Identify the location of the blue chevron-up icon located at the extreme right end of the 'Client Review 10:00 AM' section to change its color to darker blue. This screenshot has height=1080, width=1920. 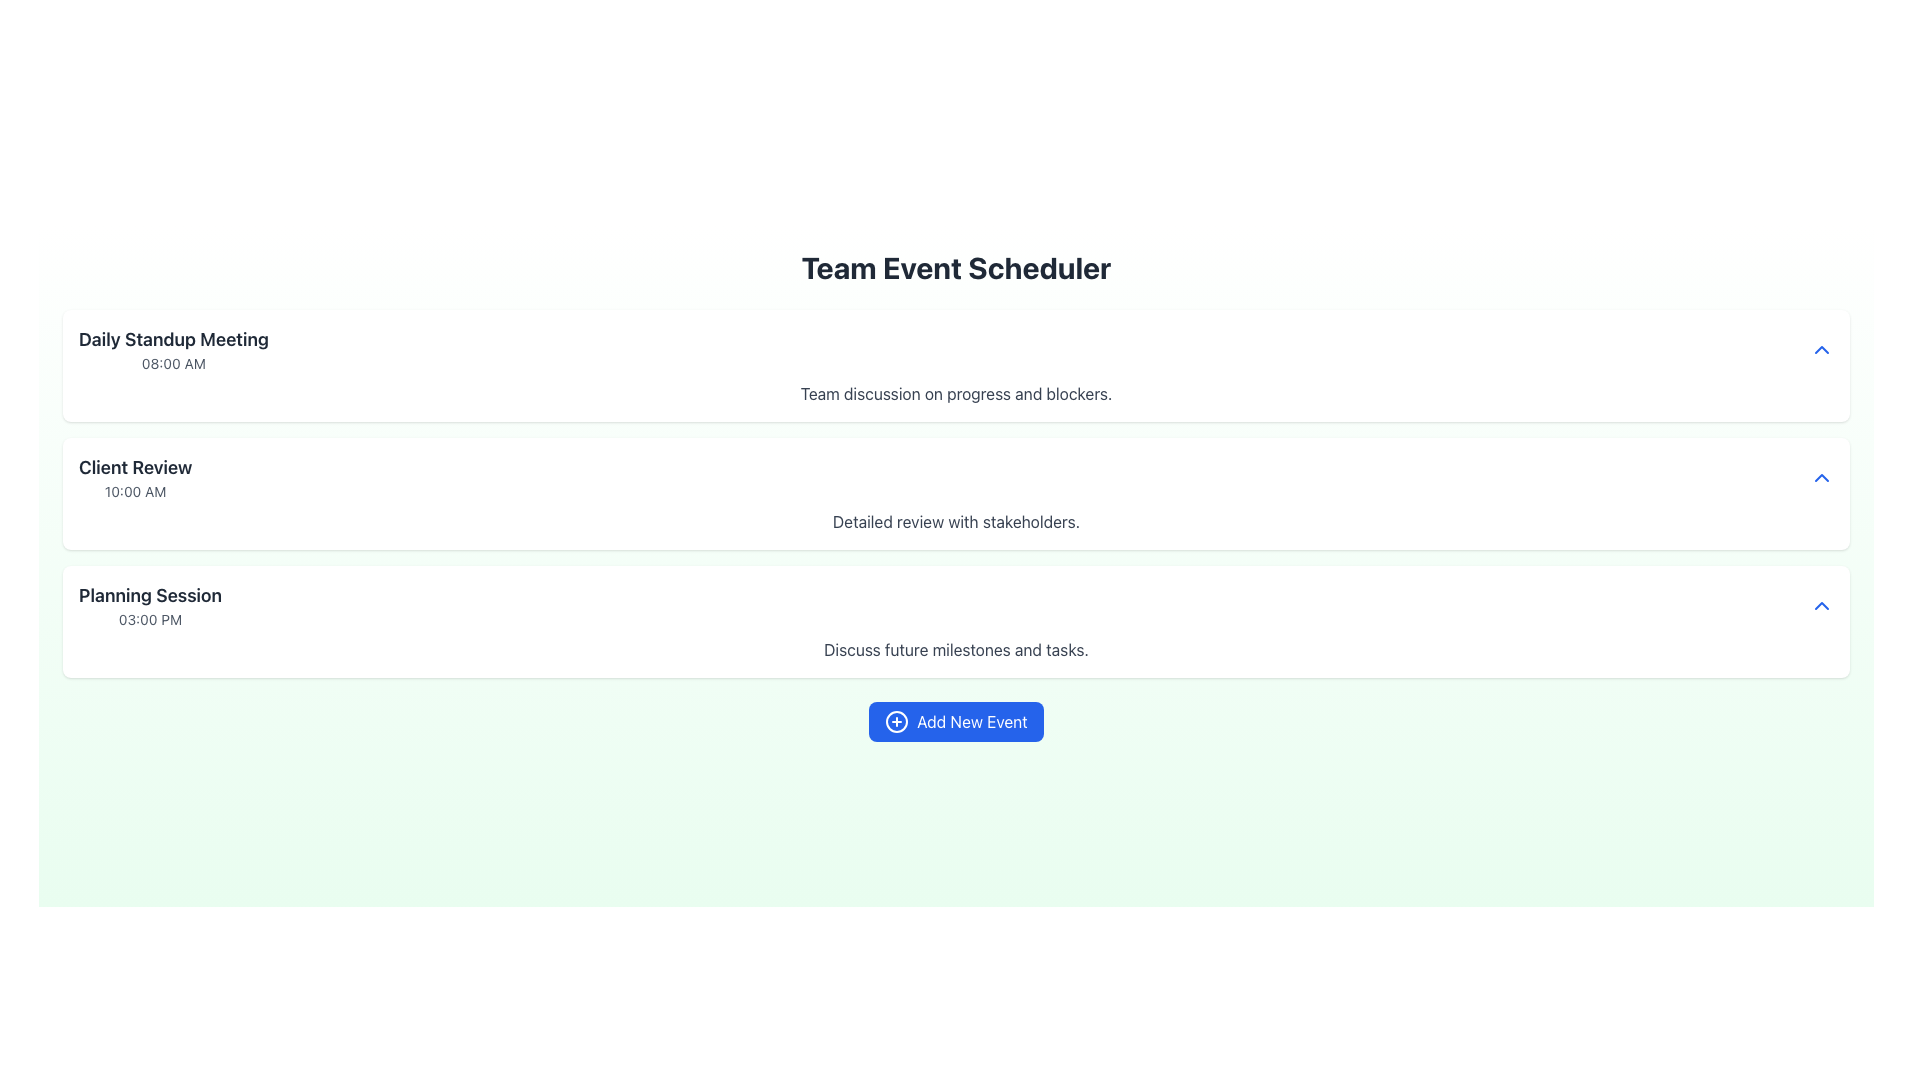
(1822, 478).